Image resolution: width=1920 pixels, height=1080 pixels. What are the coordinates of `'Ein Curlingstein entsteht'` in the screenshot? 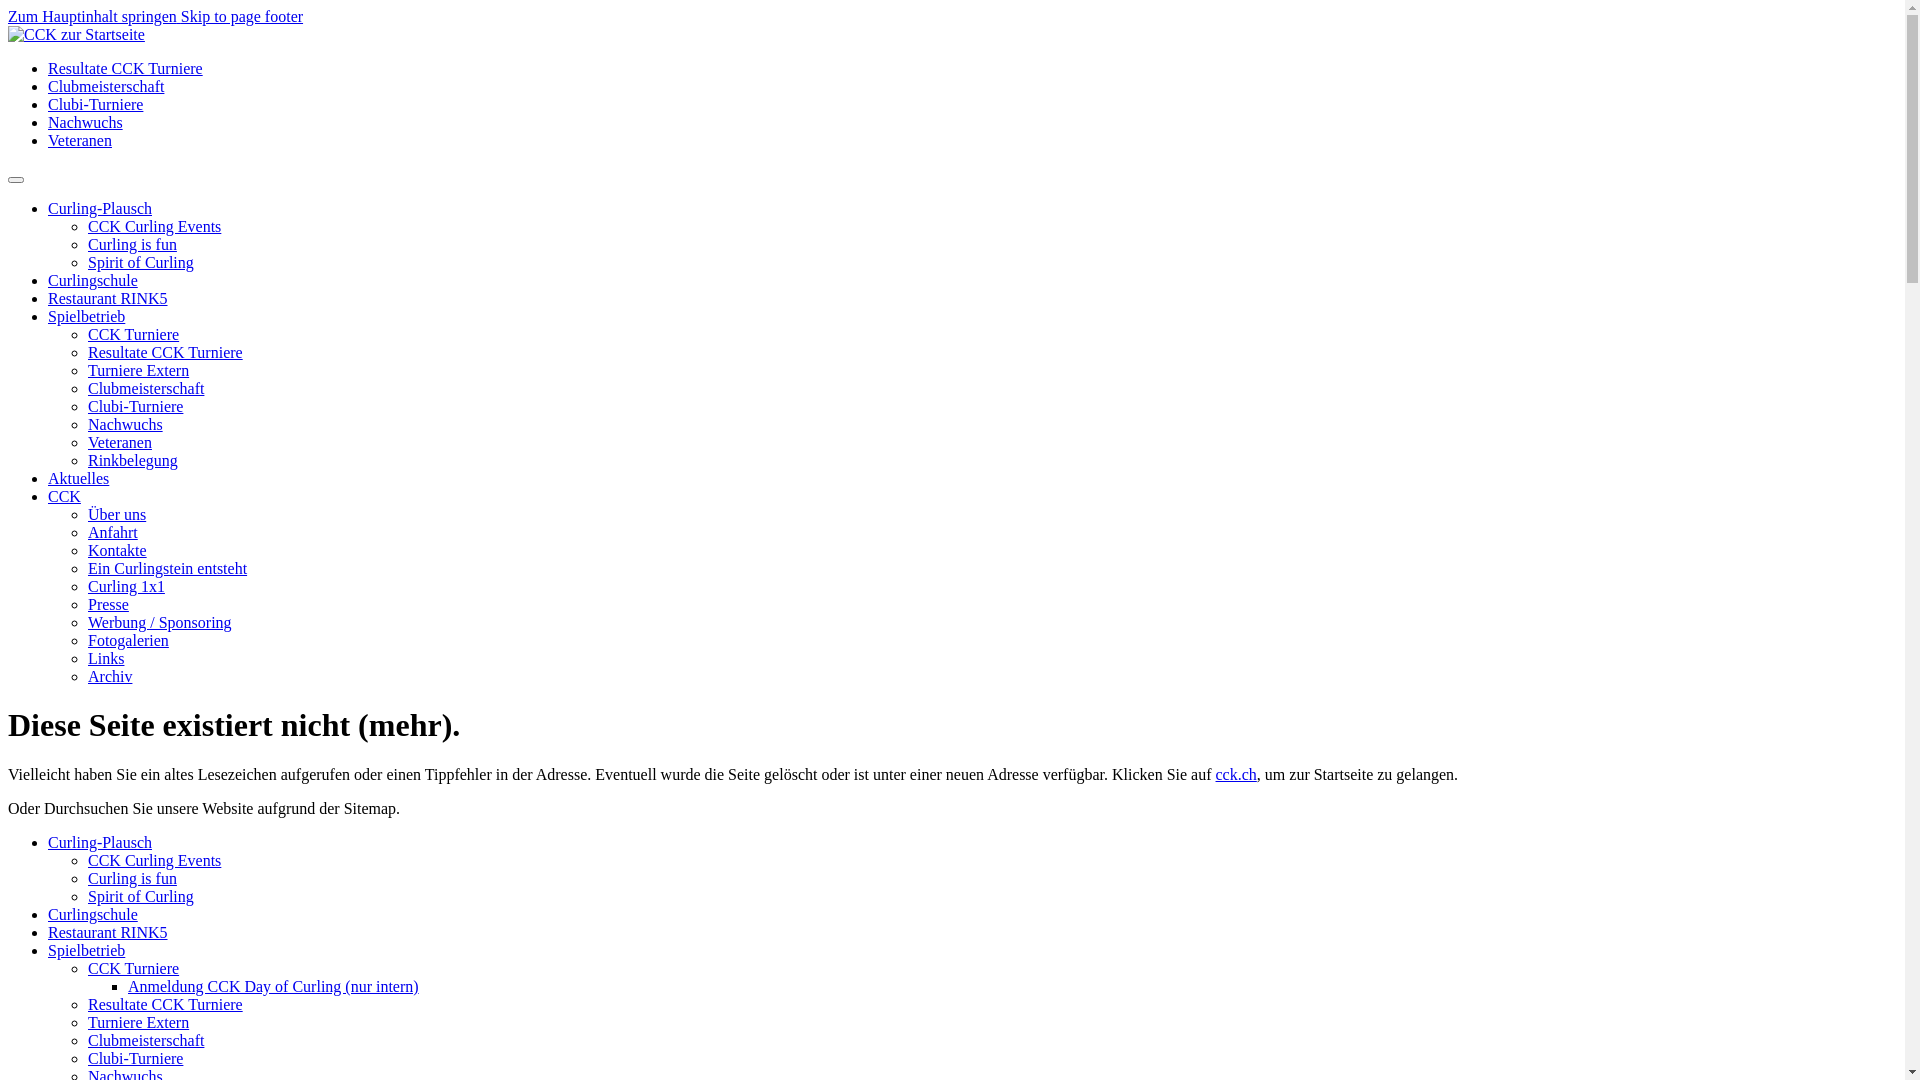 It's located at (167, 568).